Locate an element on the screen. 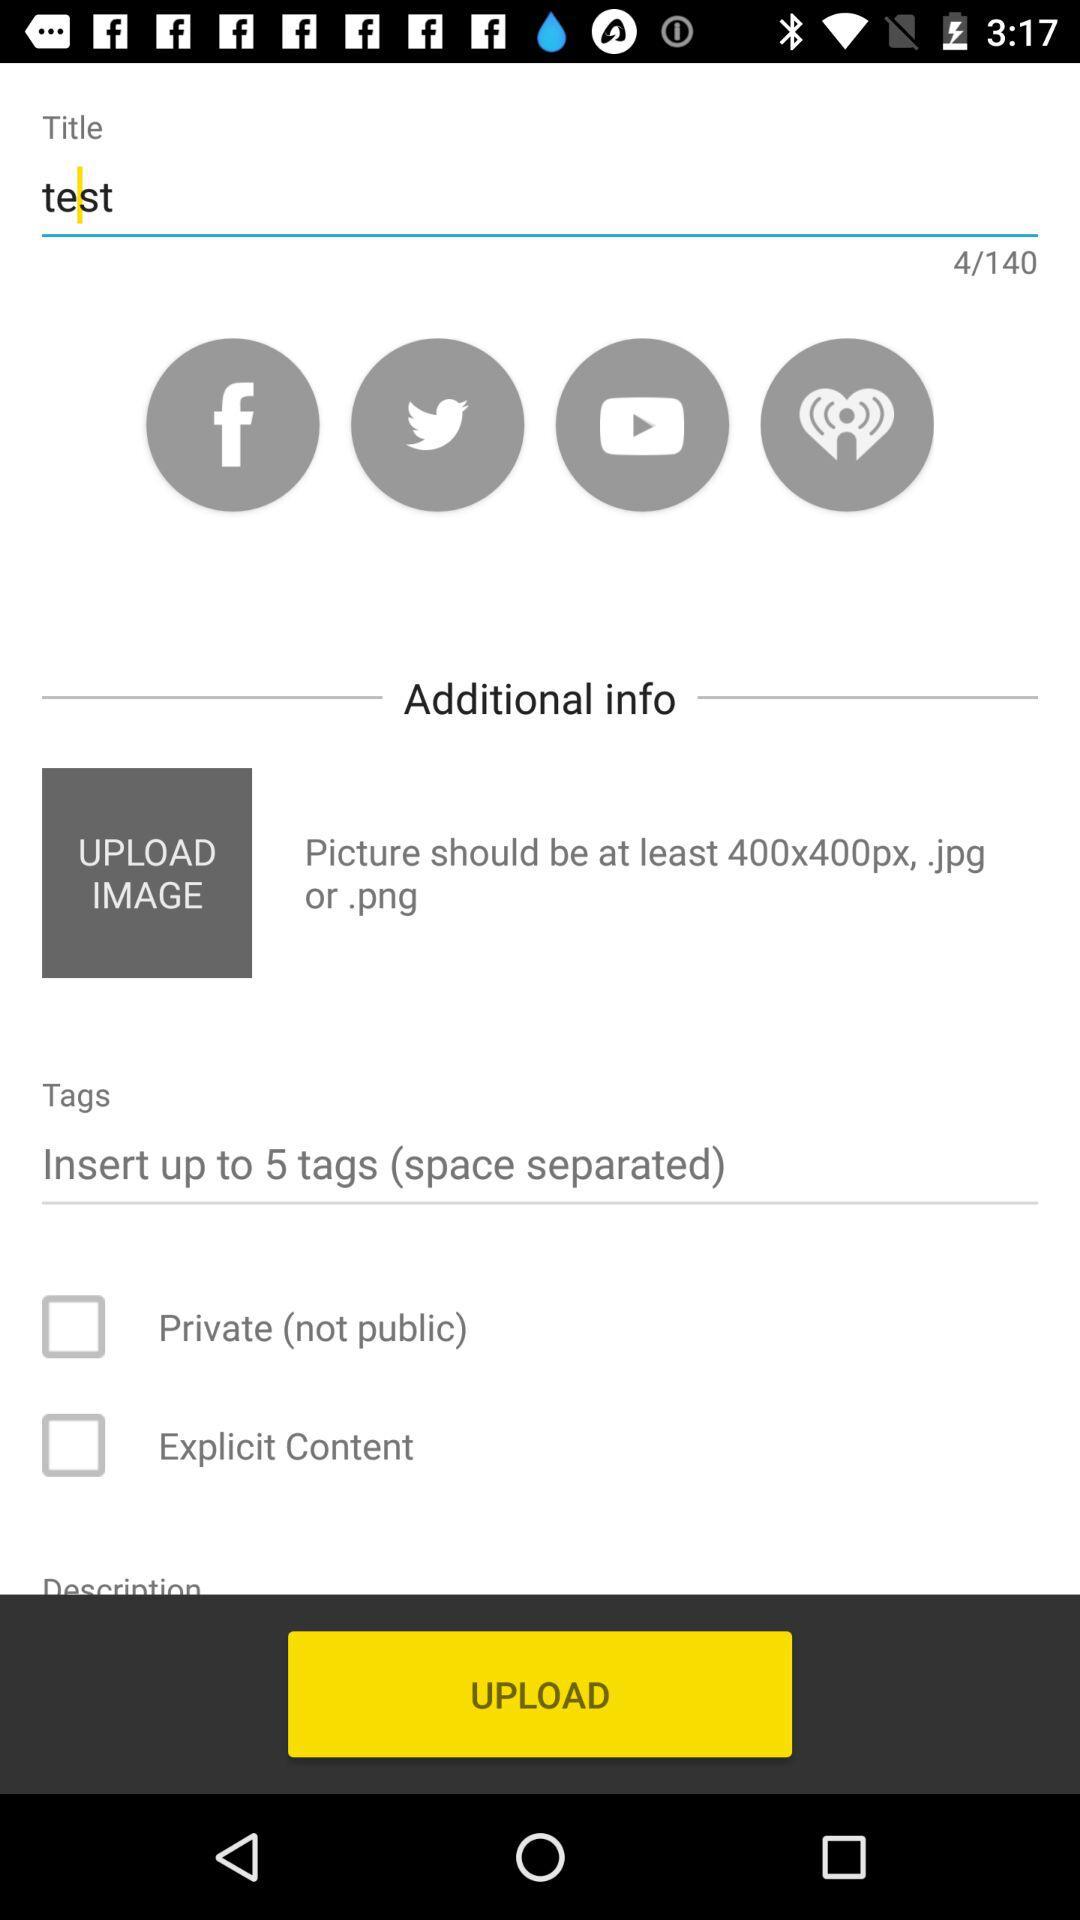 The image size is (1080, 1920). answer box is located at coordinates (86, 1445).